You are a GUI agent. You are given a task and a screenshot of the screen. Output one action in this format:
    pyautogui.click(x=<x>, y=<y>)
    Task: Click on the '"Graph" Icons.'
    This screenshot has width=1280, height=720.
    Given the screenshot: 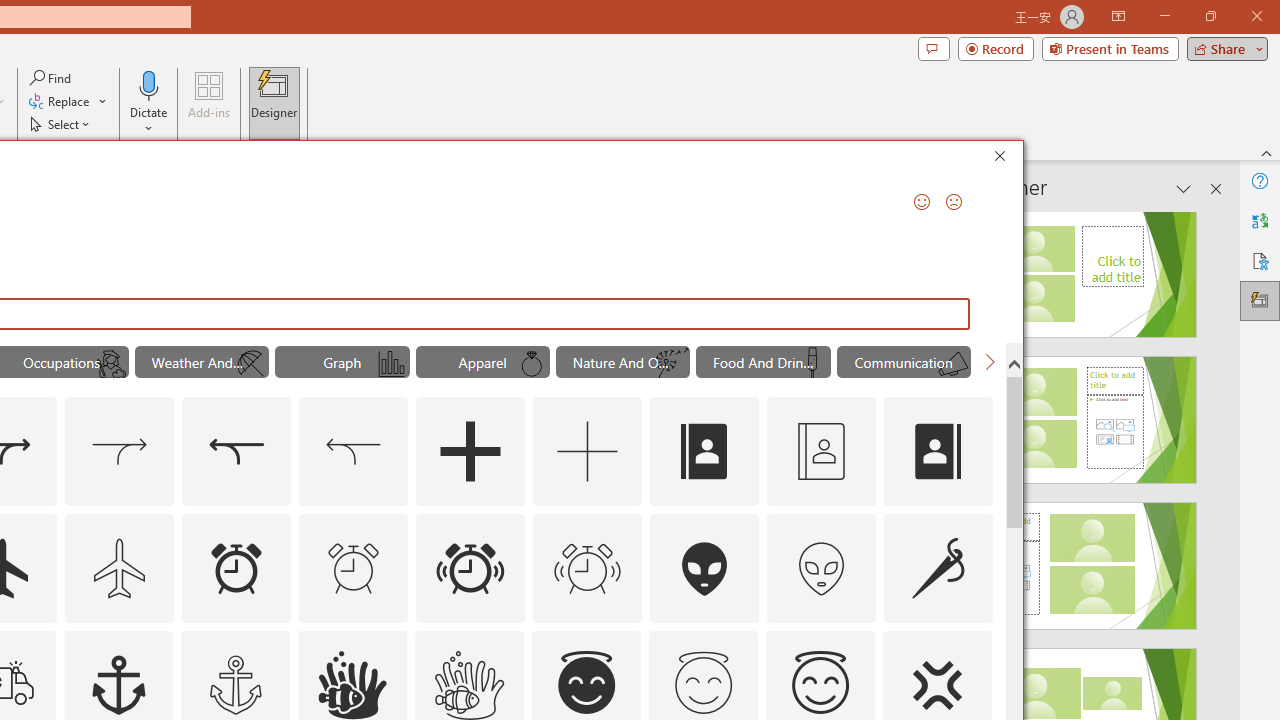 What is the action you would take?
    pyautogui.click(x=342, y=362)
    